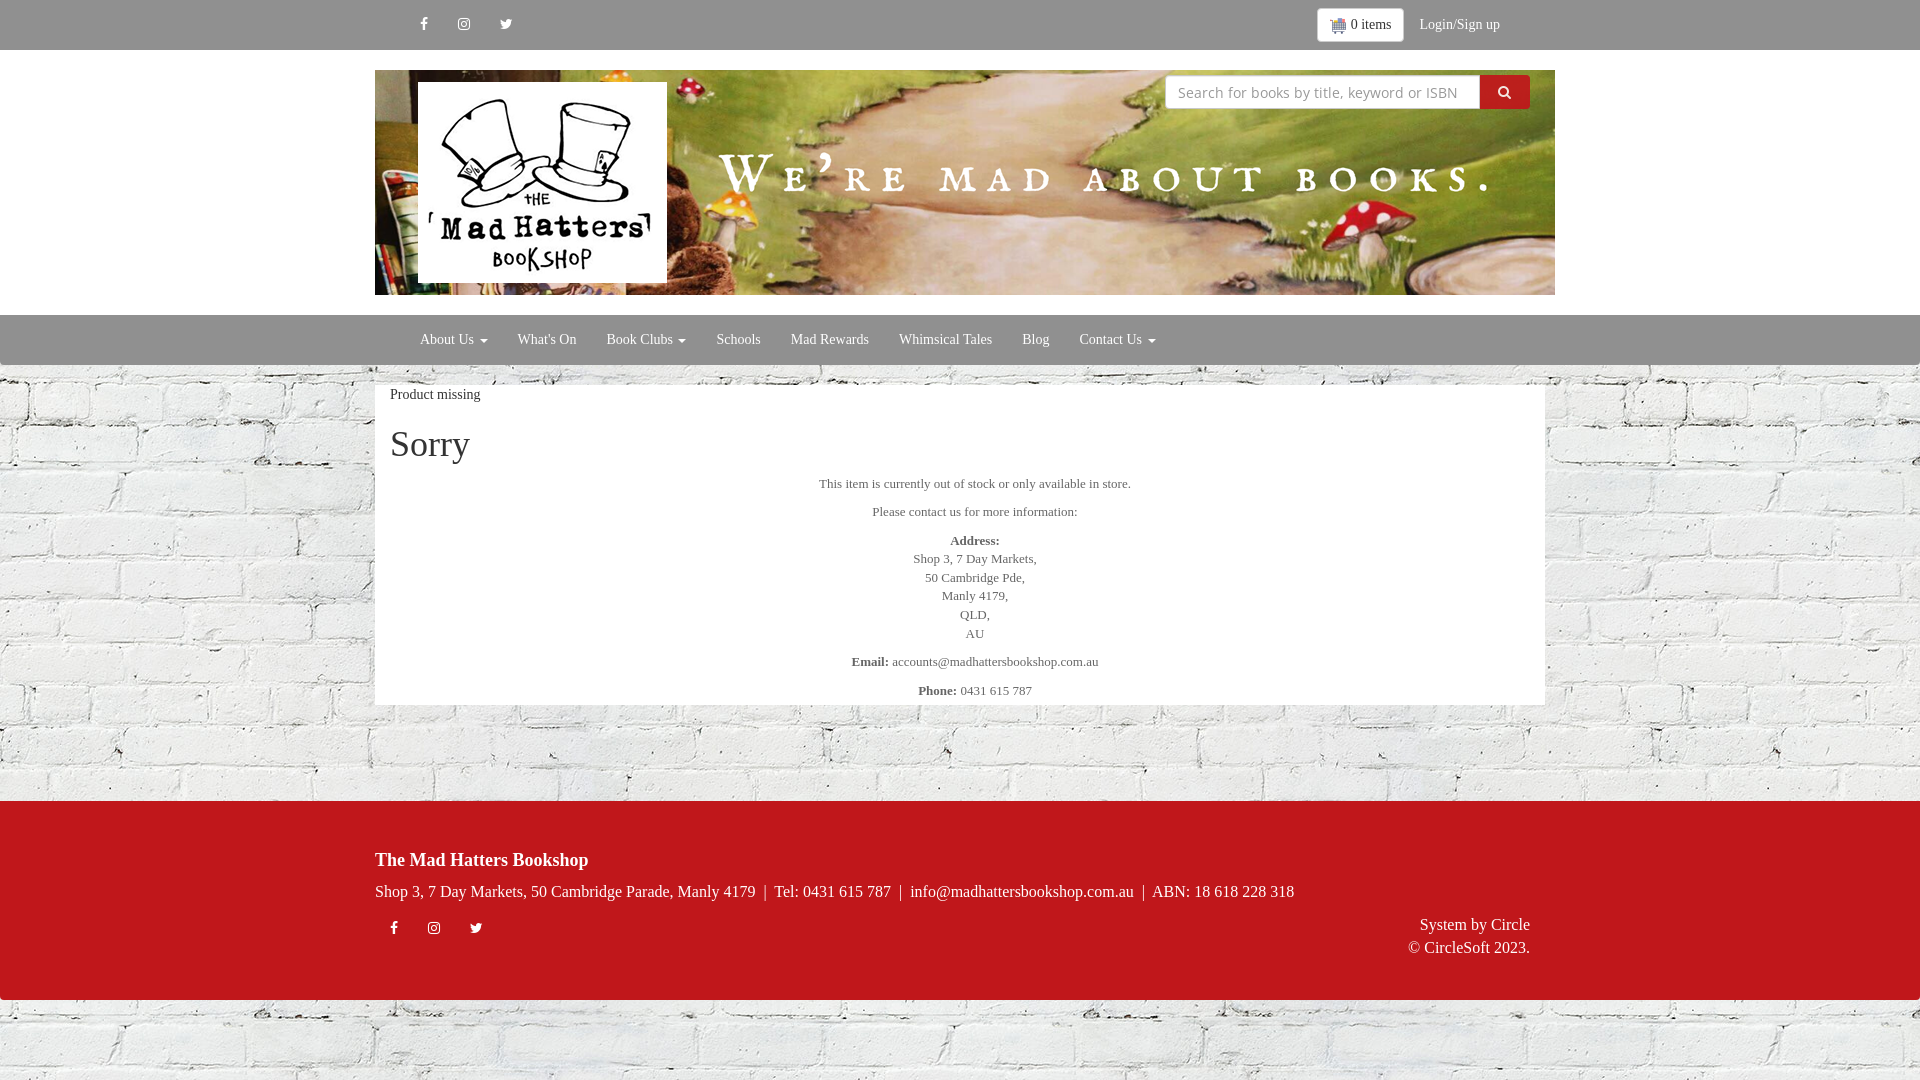  What do you see at coordinates (1116, 338) in the screenshot?
I see `'Contact Us '` at bounding box center [1116, 338].